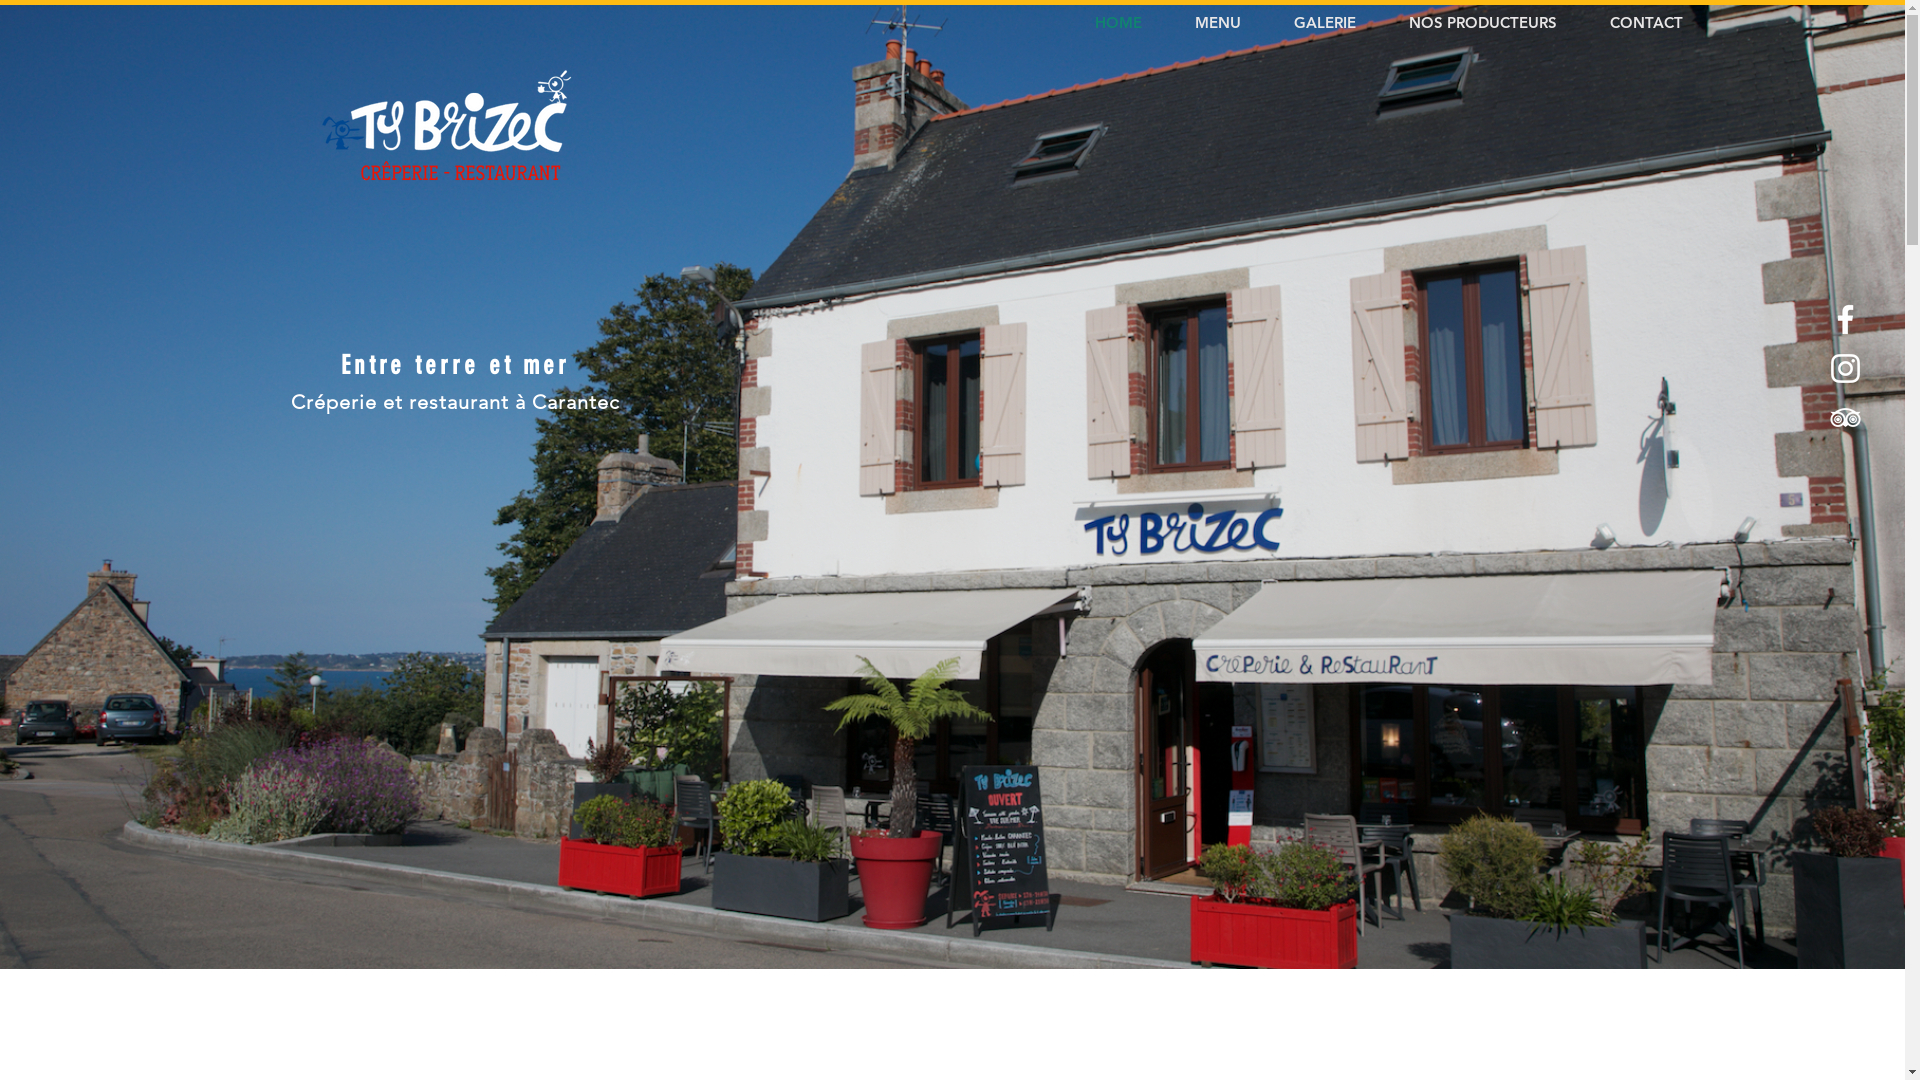 This screenshot has width=1920, height=1080. Describe the element at coordinates (1129, 22) in the screenshot. I see `'HOME'` at that location.